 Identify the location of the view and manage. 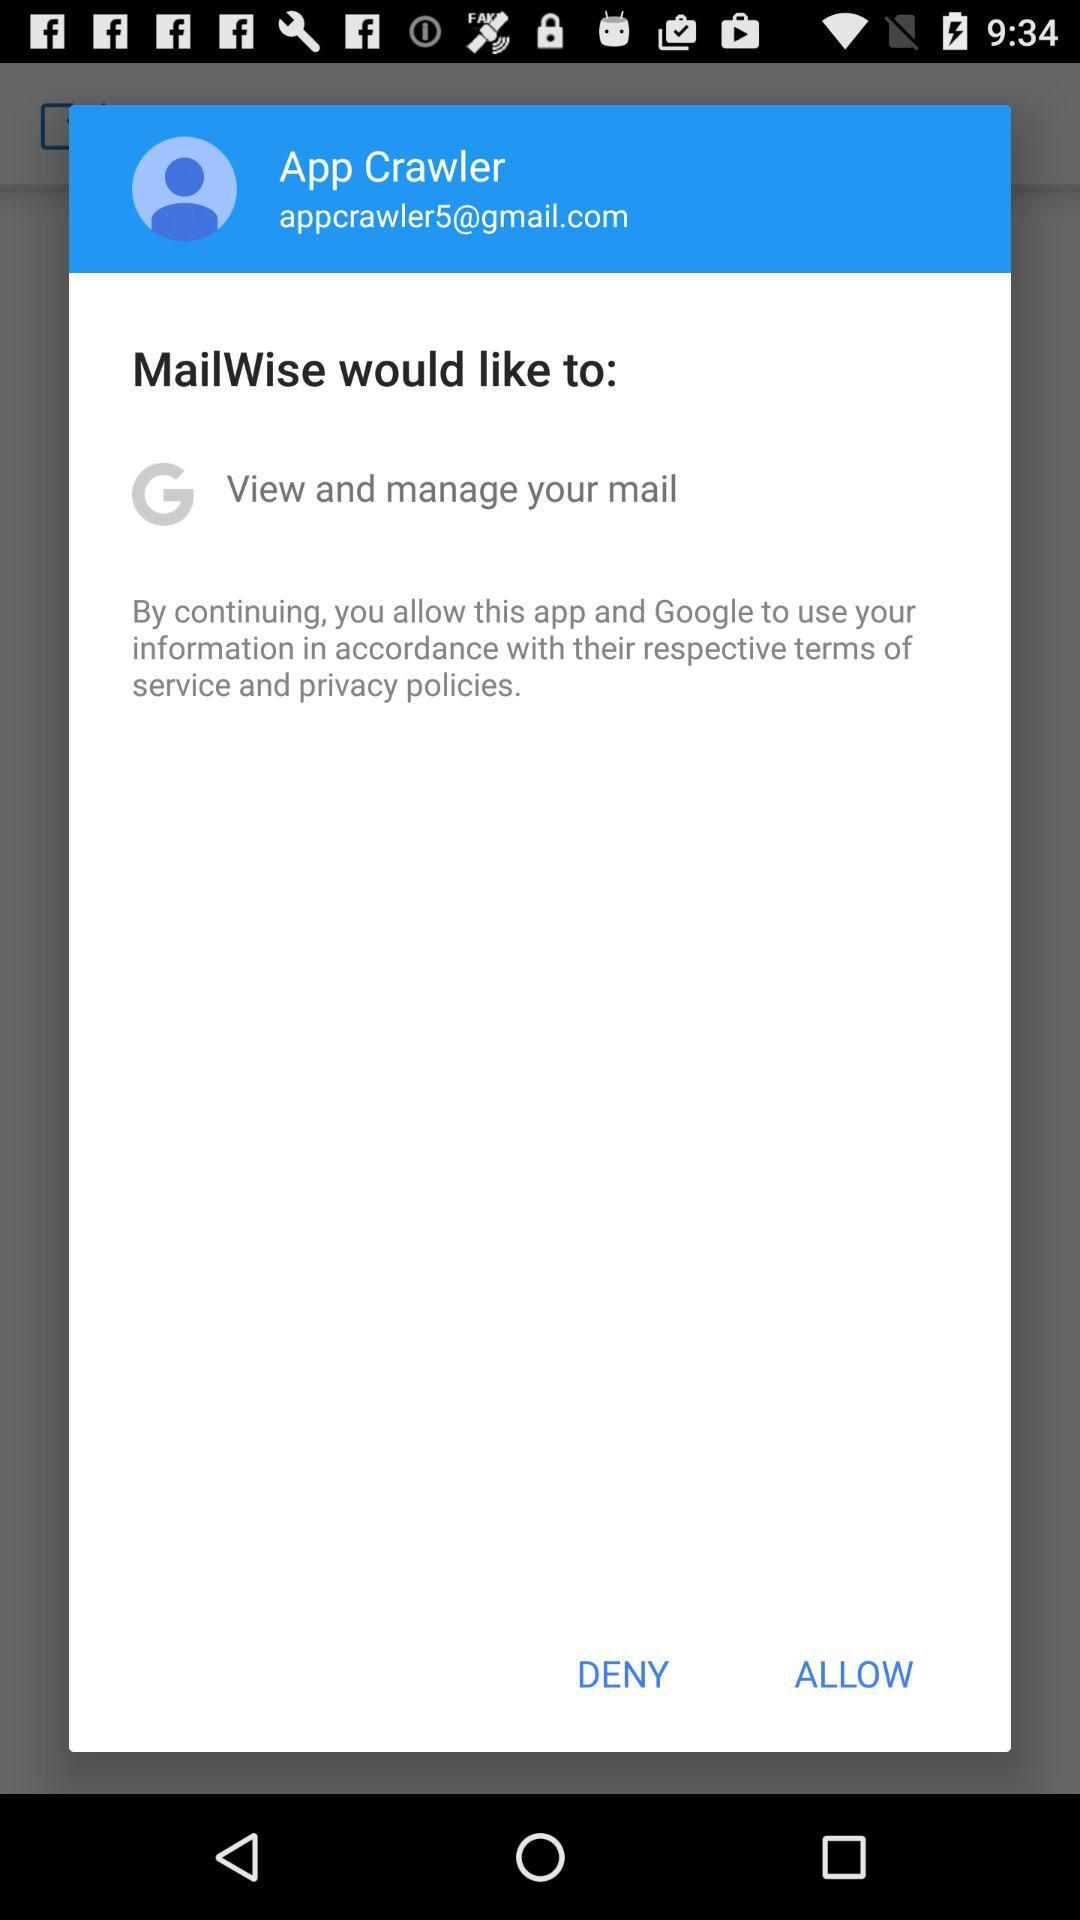
(452, 487).